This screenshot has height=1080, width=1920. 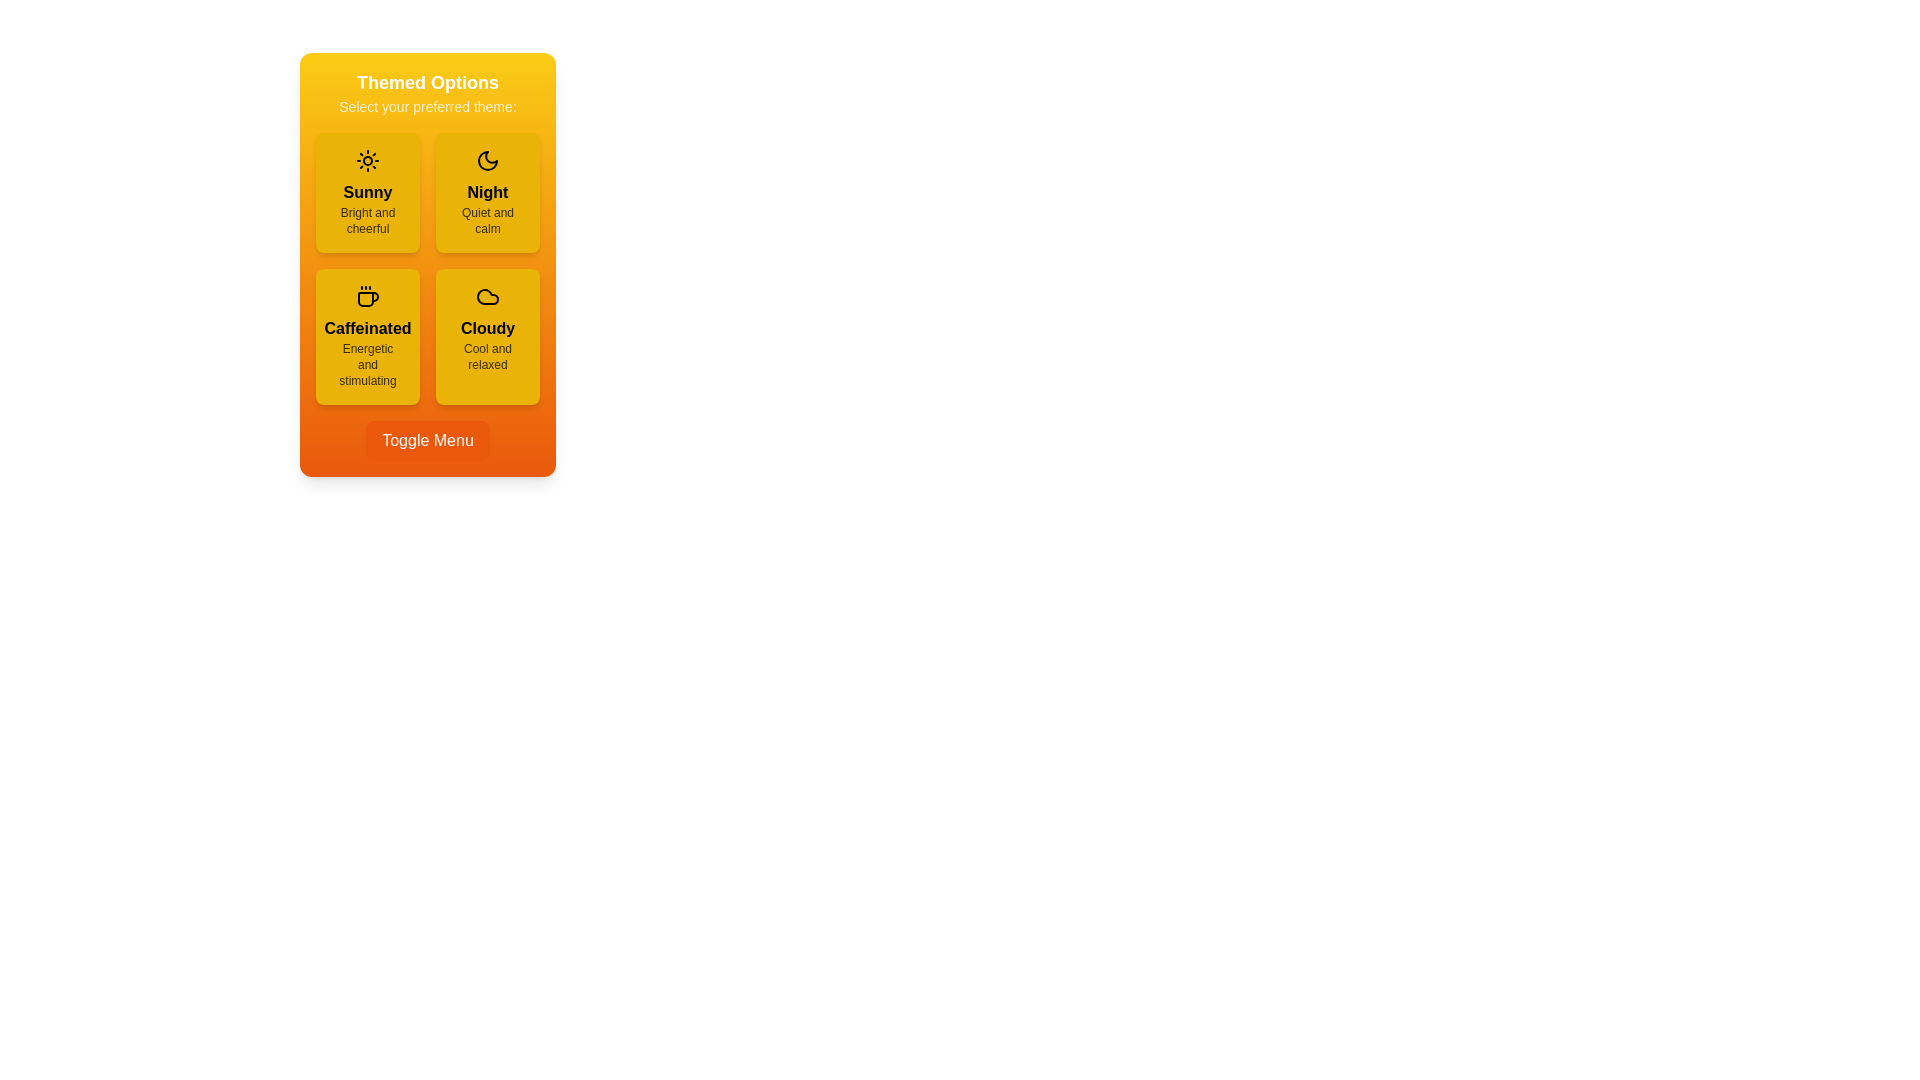 I want to click on the 'Toggle Menu' button to toggle the dropdown menu's state, so click(x=426, y=439).